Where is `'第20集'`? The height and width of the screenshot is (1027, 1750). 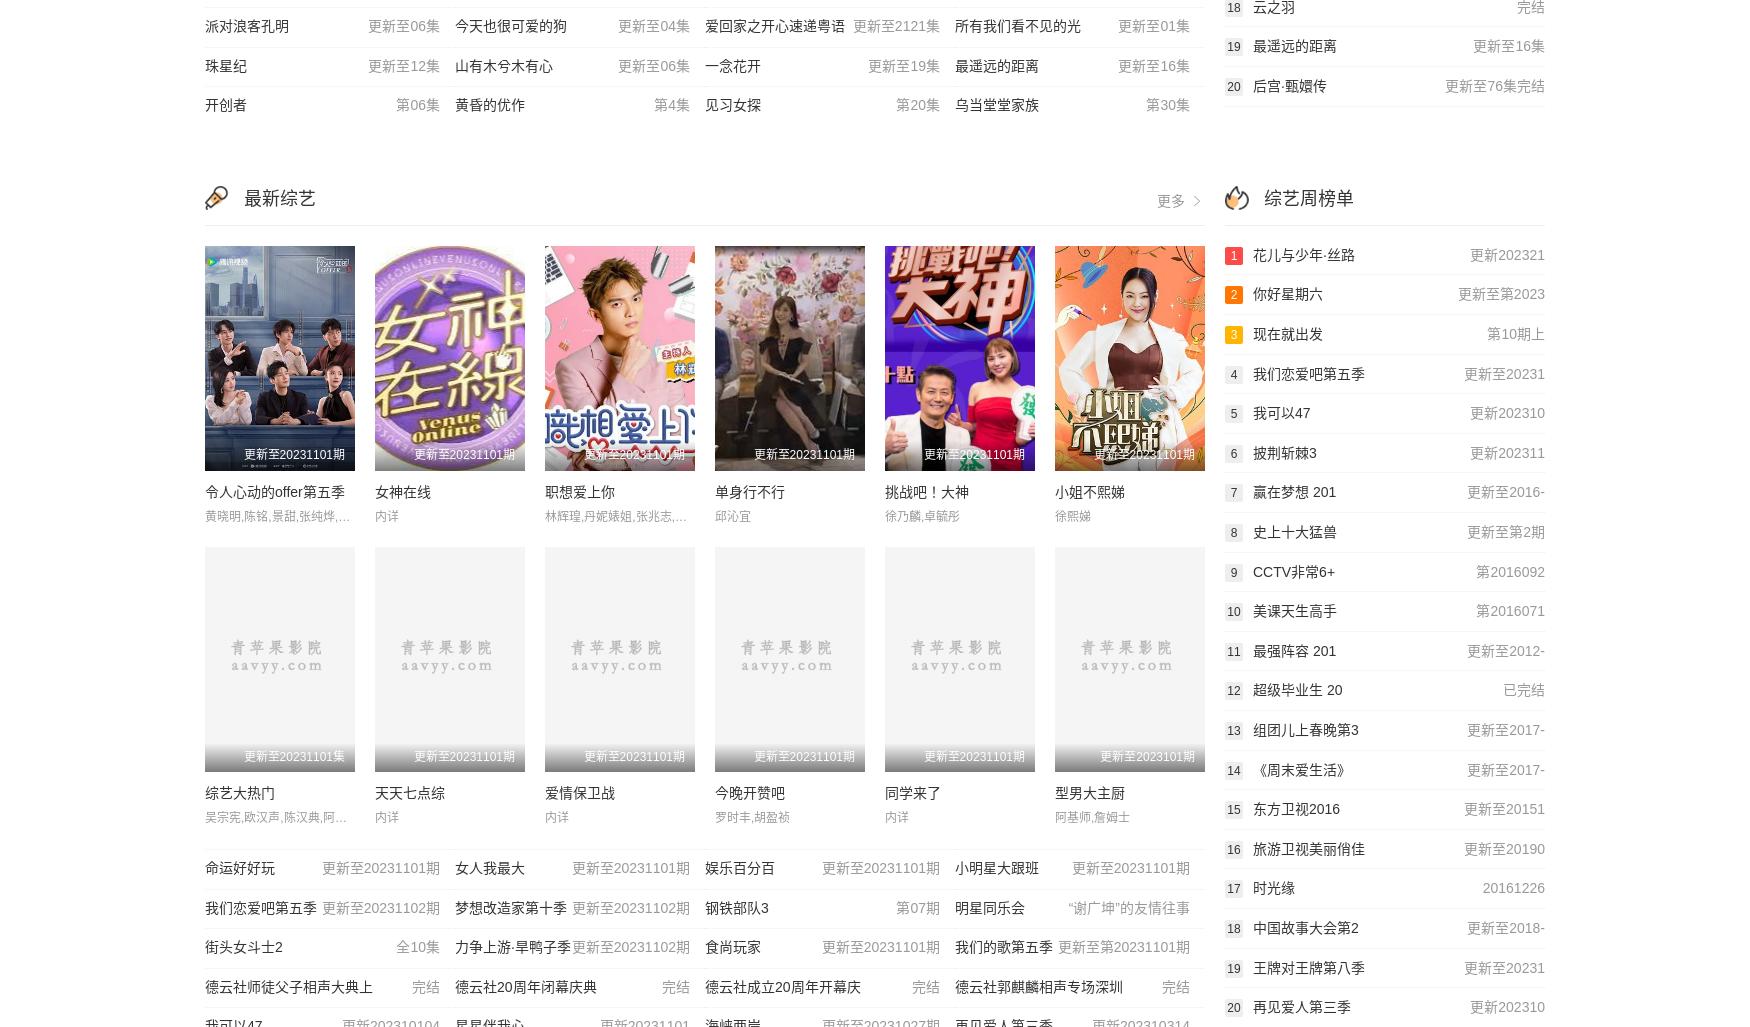 '第20集' is located at coordinates (917, 103).